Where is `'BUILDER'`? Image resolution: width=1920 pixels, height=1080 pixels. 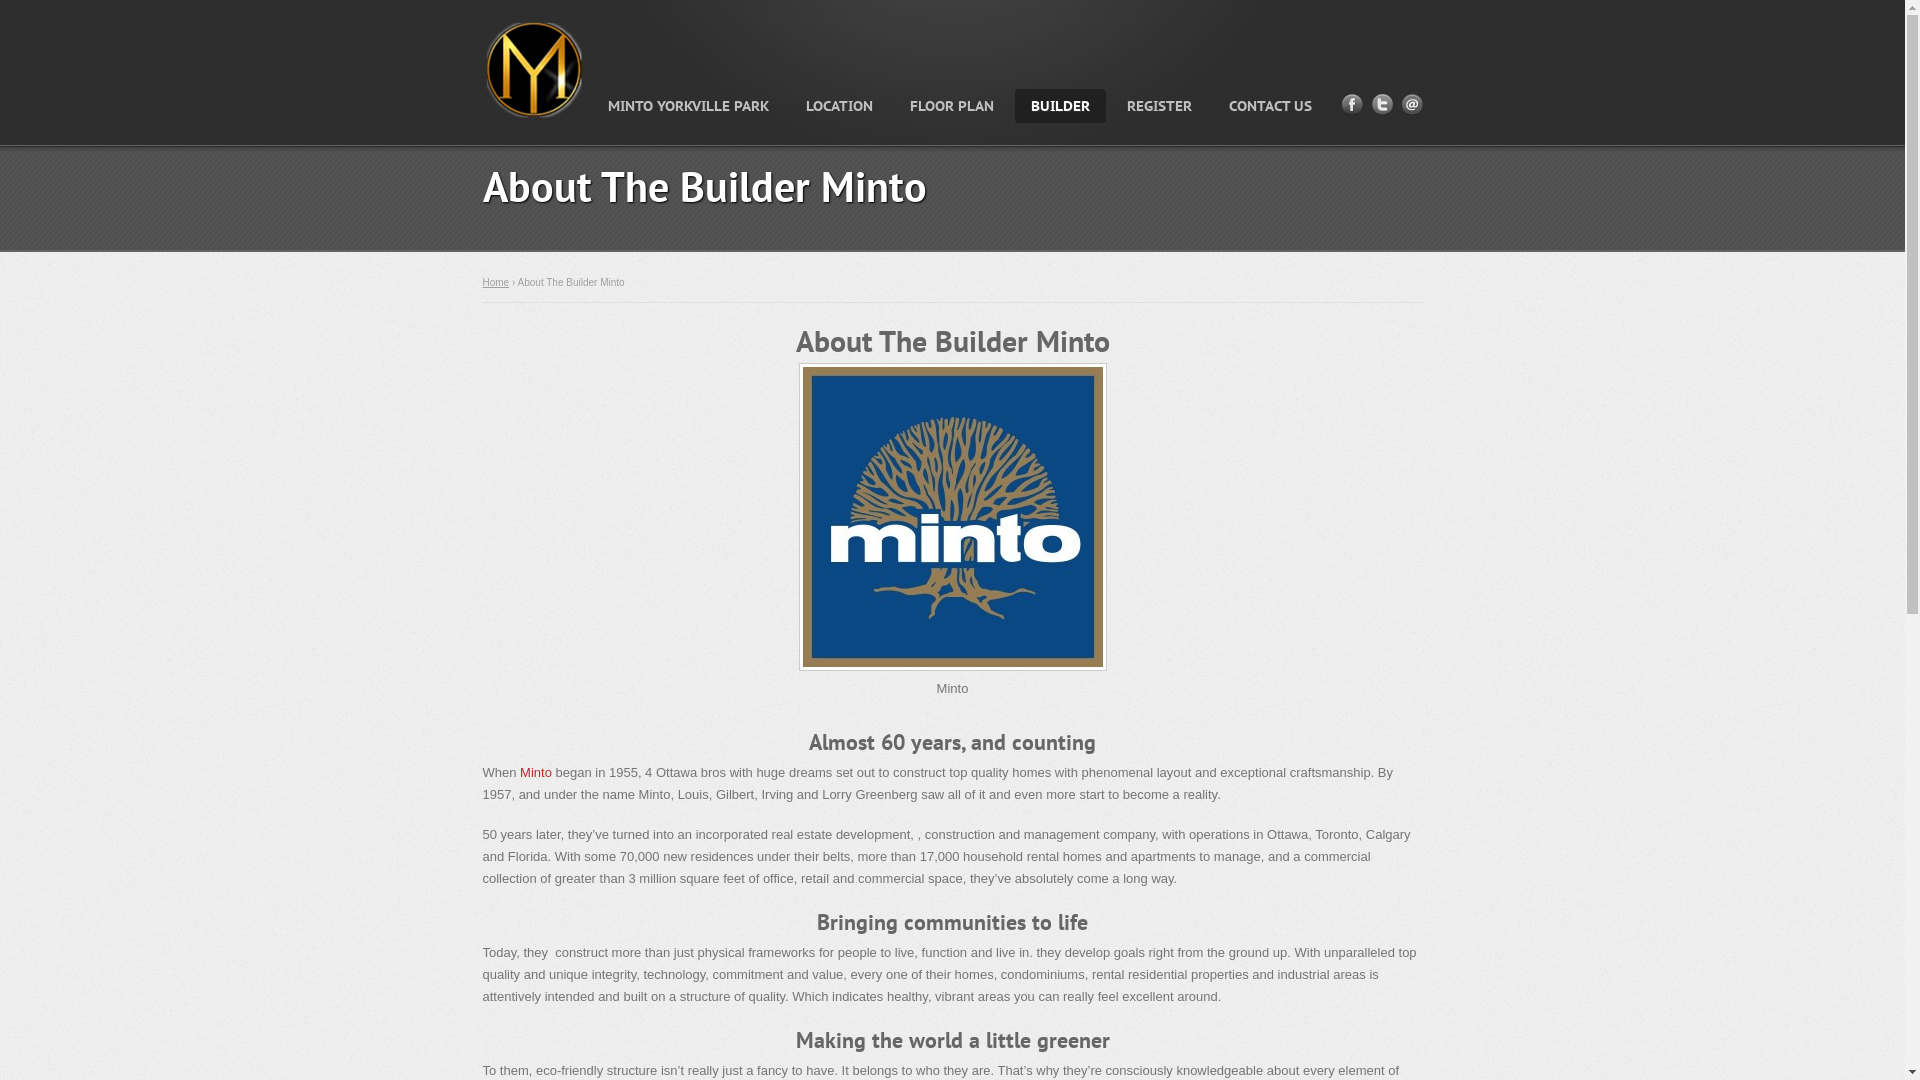
'BUILDER' is located at coordinates (1058, 105).